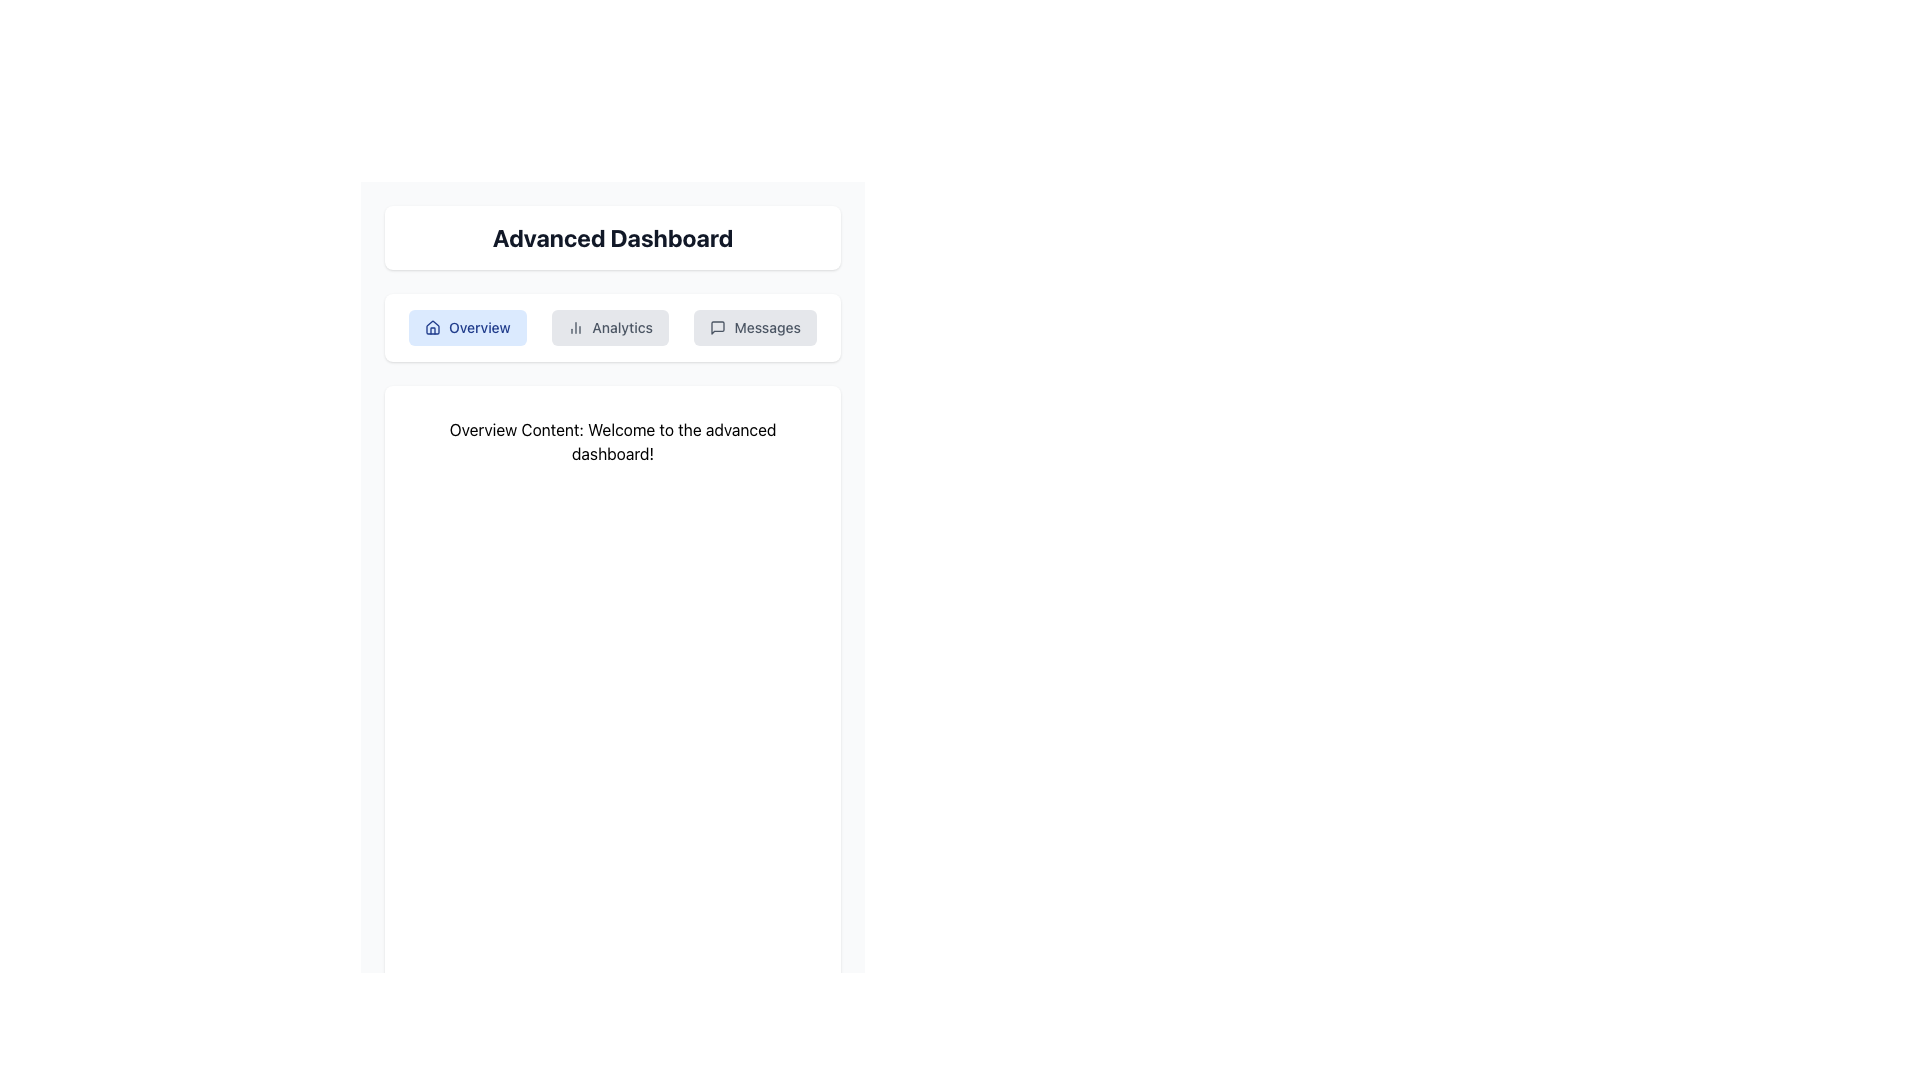 This screenshot has width=1920, height=1080. What do you see at coordinates (718, 326) in the screenshot?
I see `the speech bubble icon located within the 'Messages' button on the Advanced Dashboard, which is the third button in the navigation row` at bounding box center [718, 326].